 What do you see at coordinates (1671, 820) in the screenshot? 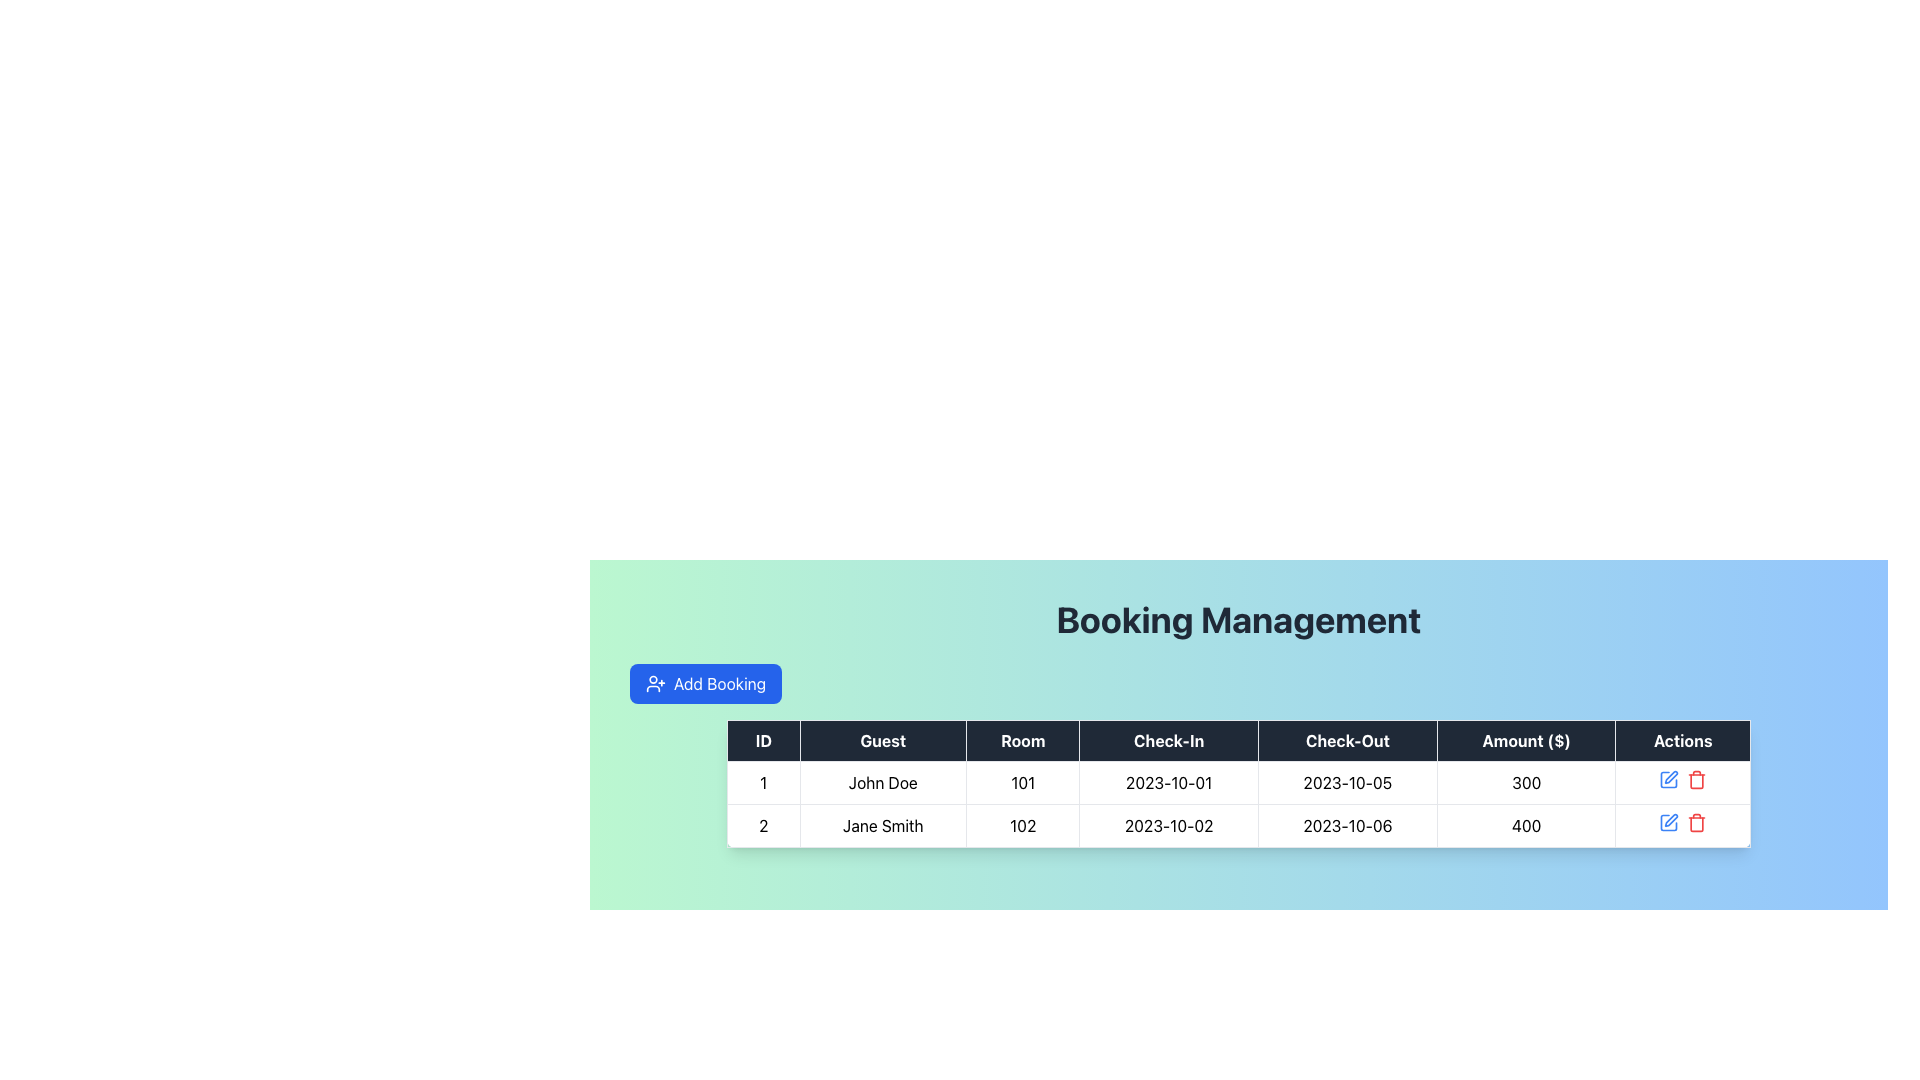
I see `the Edit icon button located in the Actions column for the table row corresponding to Jane Smith to initiate editing of the row's data` at bounding box center [1671, 820].